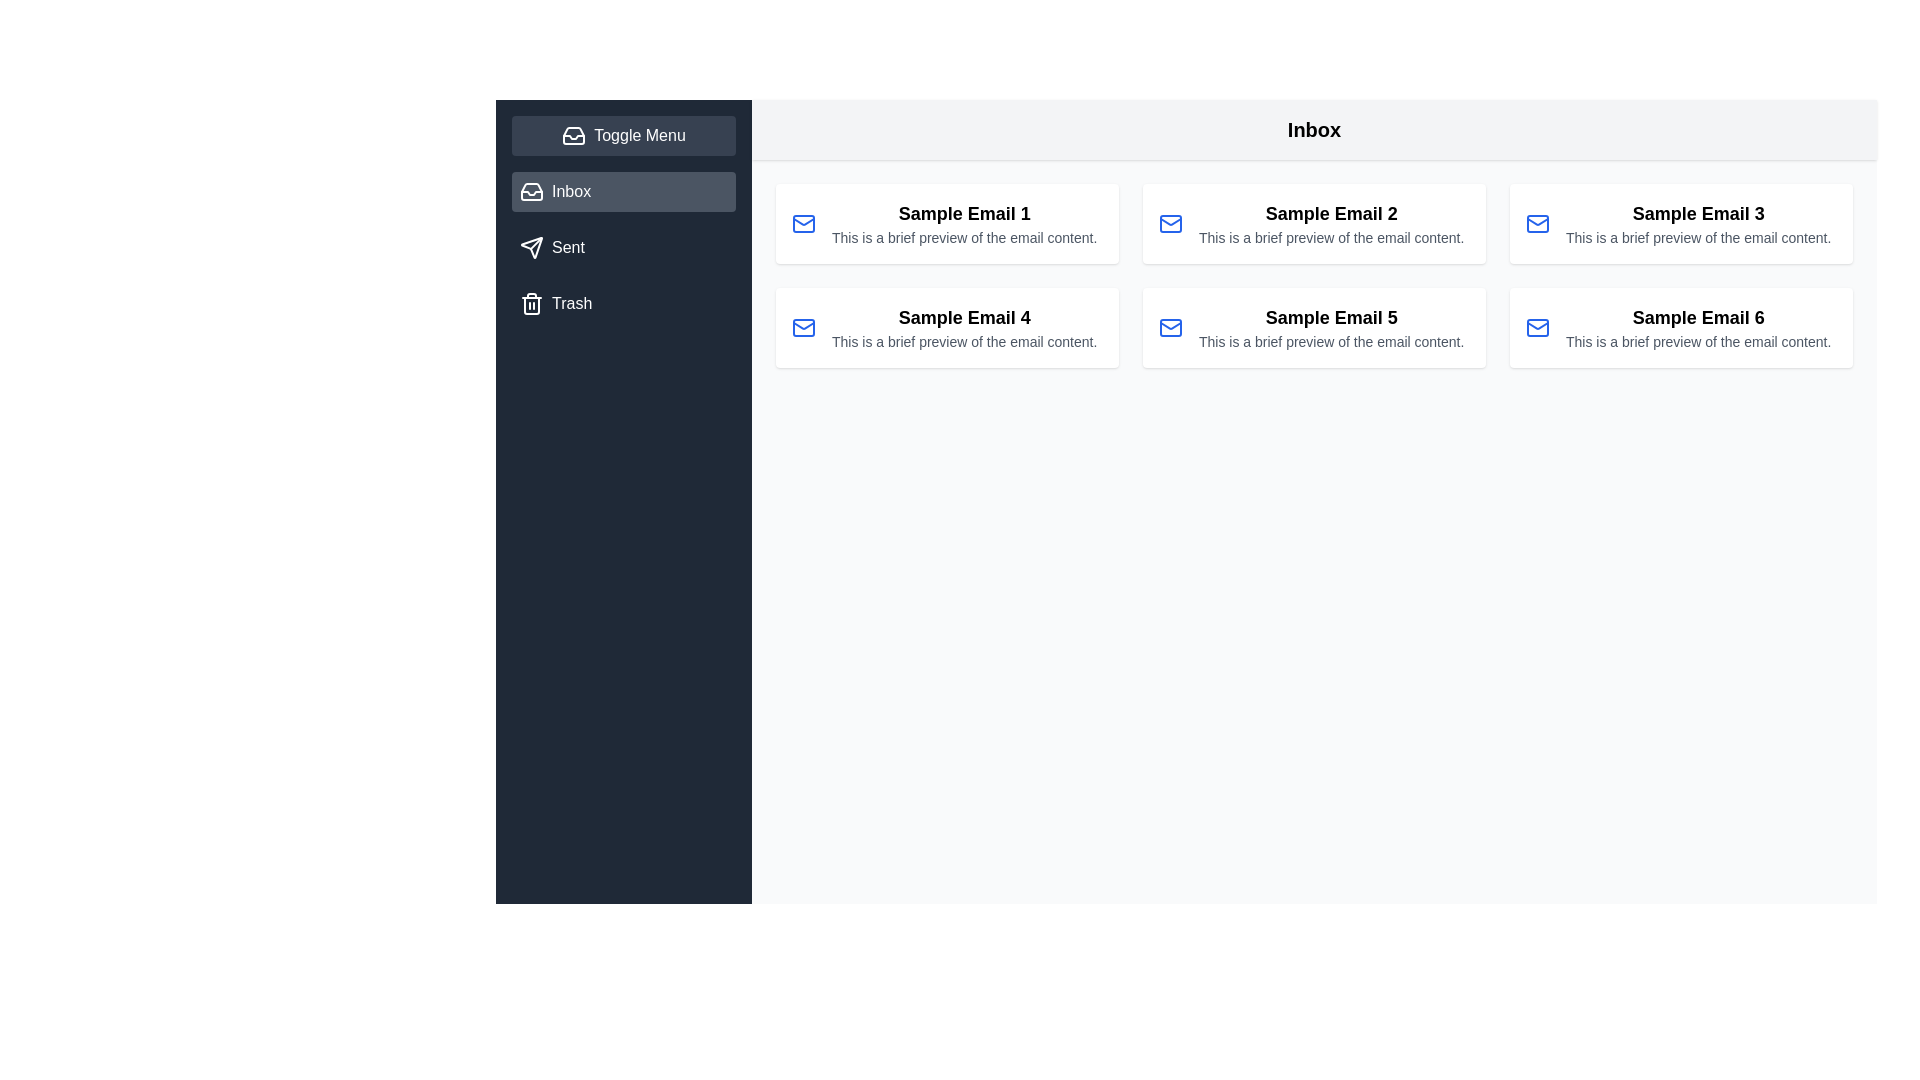  What do you see at coordinates (964, 326) in the screenshot?
I see `the text block preview for an email entry located in the second row, first column of the inbox grid` at bounding box center [964, 326].